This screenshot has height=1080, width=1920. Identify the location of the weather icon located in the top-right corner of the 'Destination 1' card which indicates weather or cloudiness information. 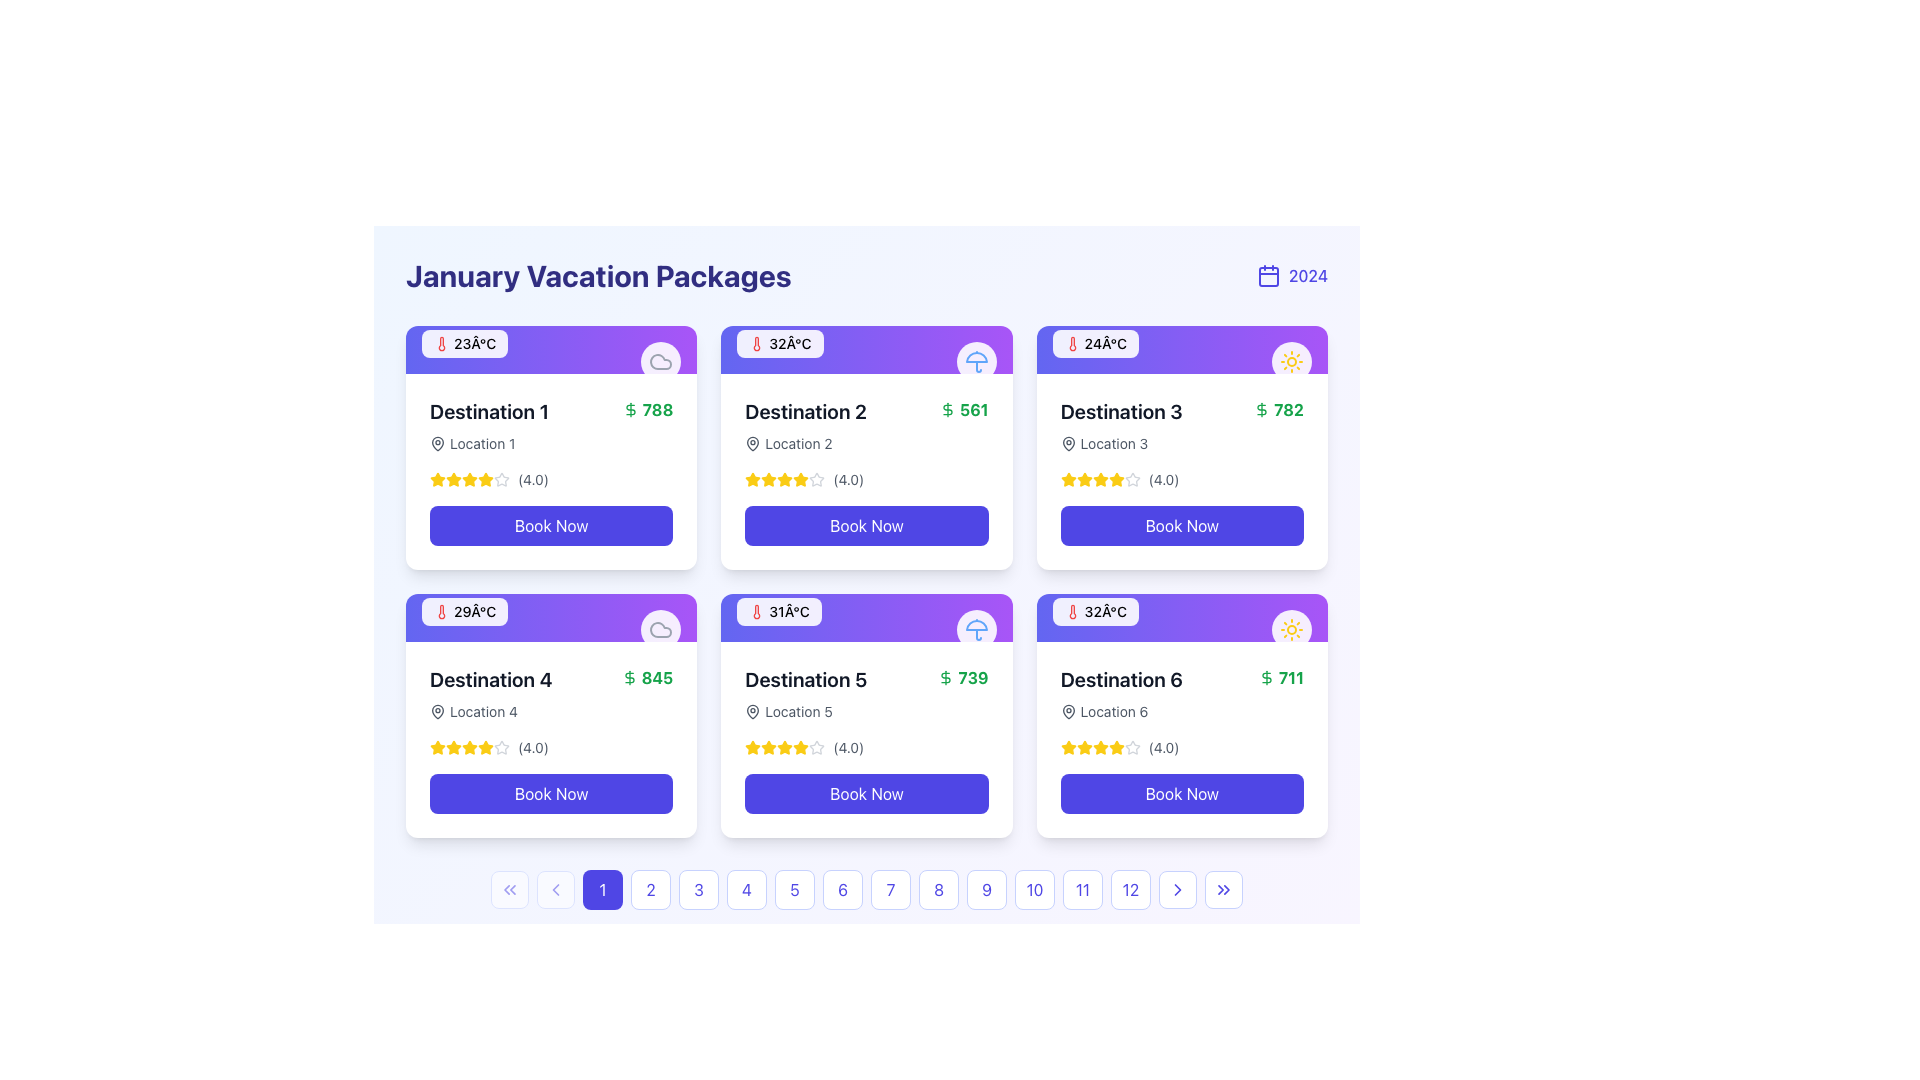
(661, 362).